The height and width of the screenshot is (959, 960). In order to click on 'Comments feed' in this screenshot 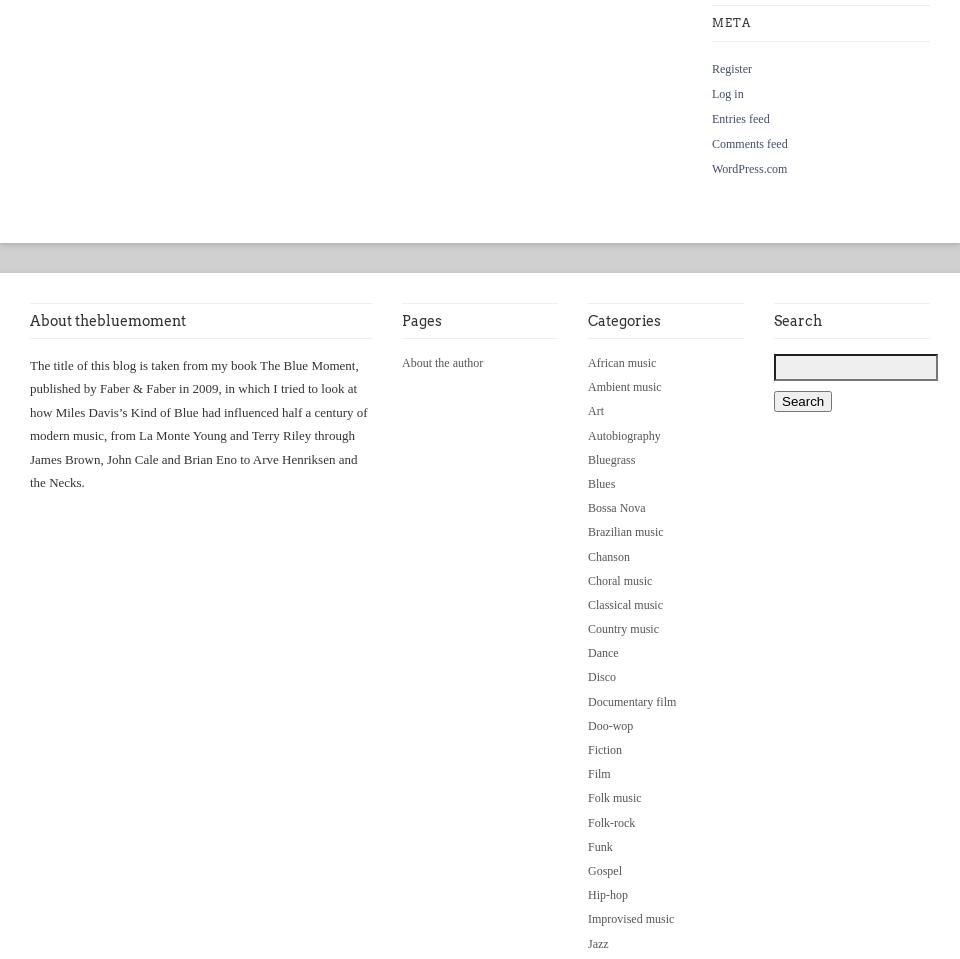, I will do `click(748, 143)`.